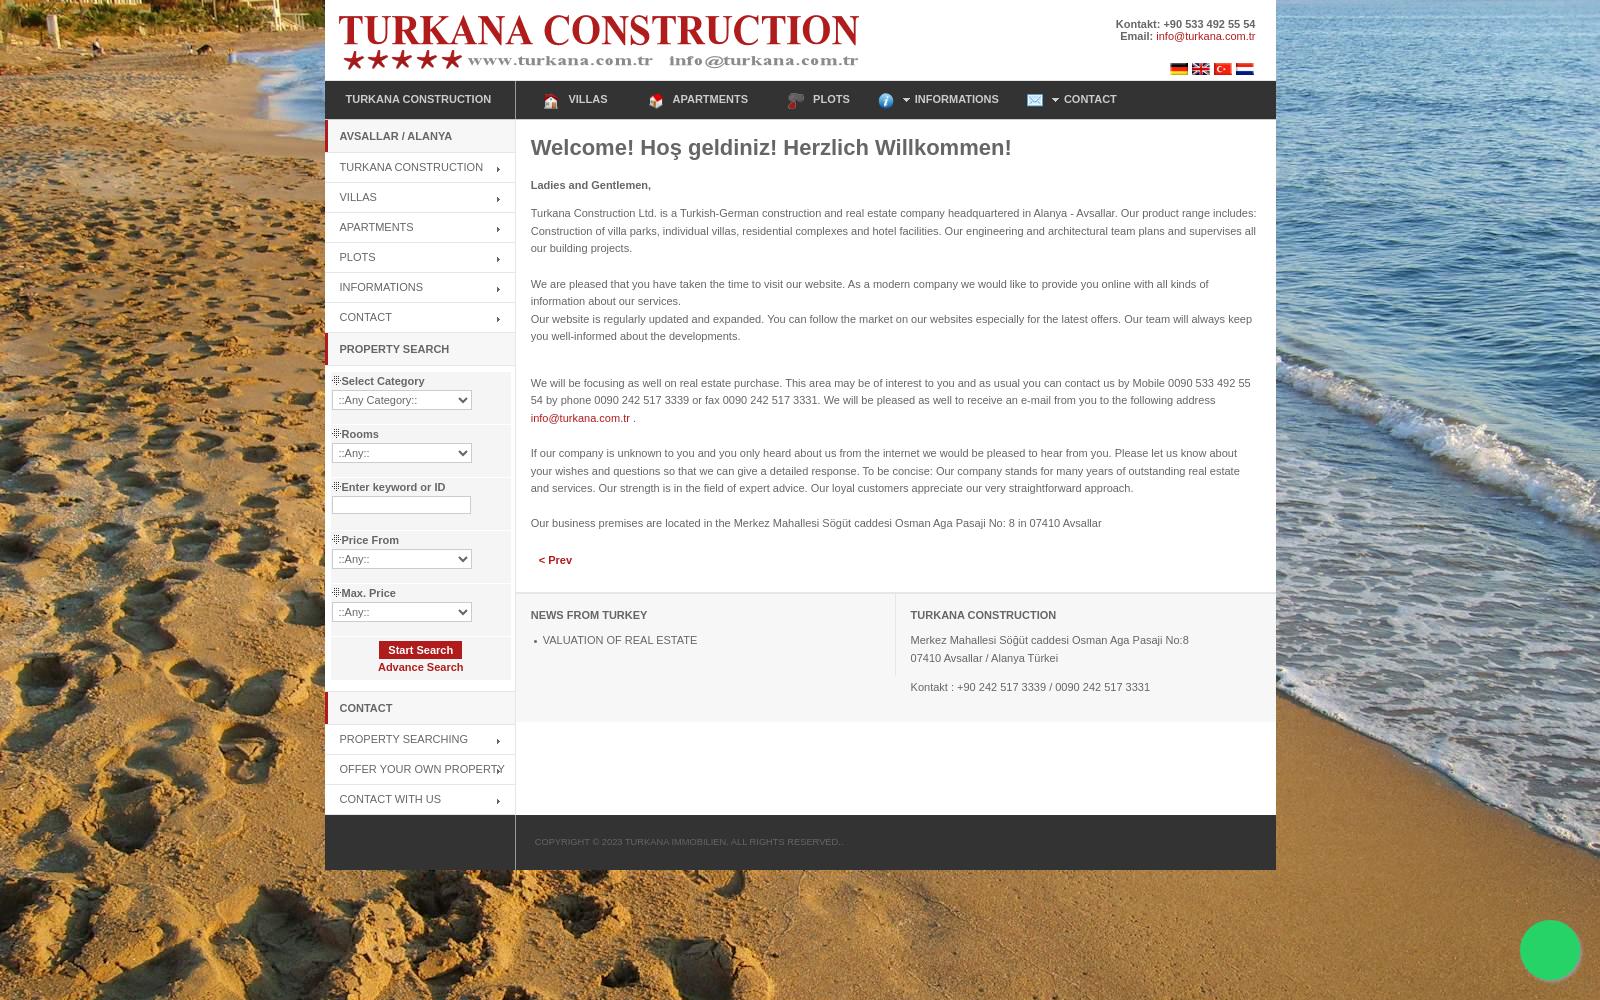 The image size is (1600, 1000). I want to click on 'Informations', so click(380, 286).